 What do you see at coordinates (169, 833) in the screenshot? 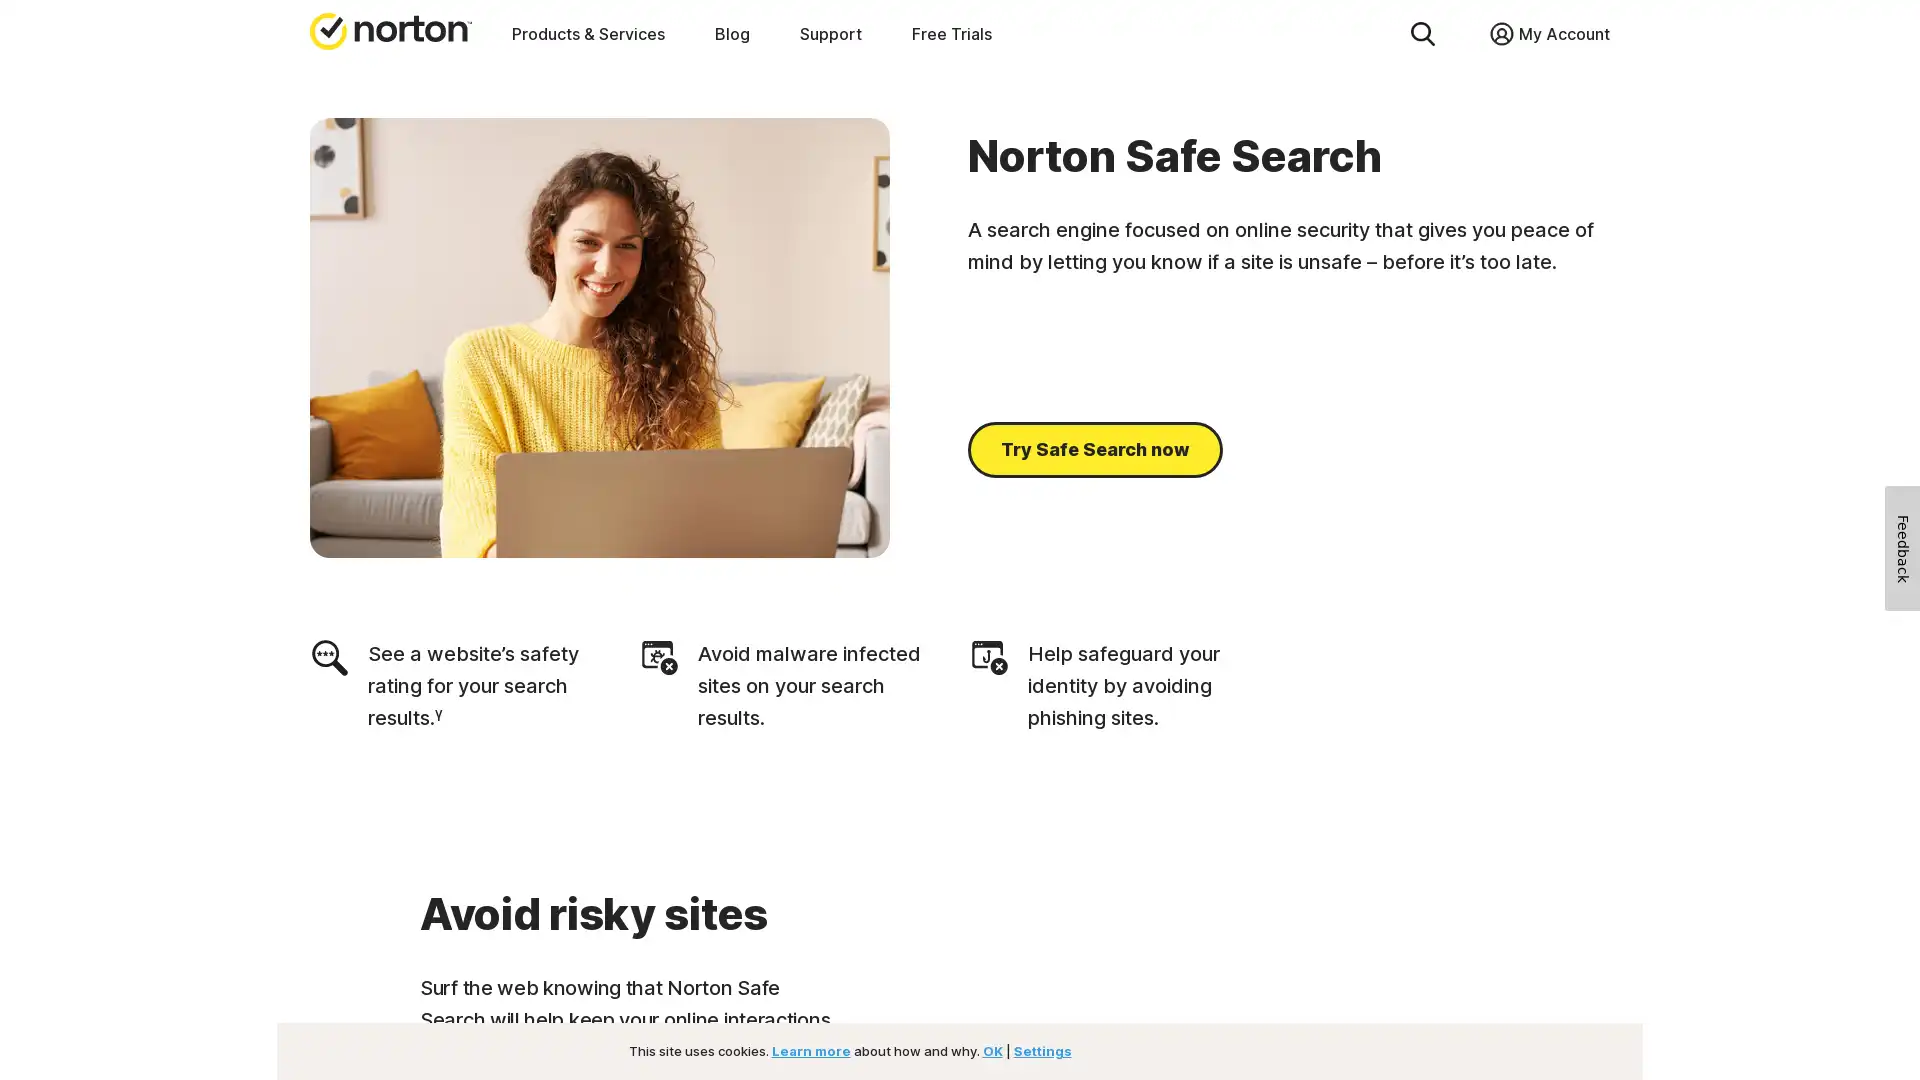
I see `Sign Up` at bounding box center [169, 833].